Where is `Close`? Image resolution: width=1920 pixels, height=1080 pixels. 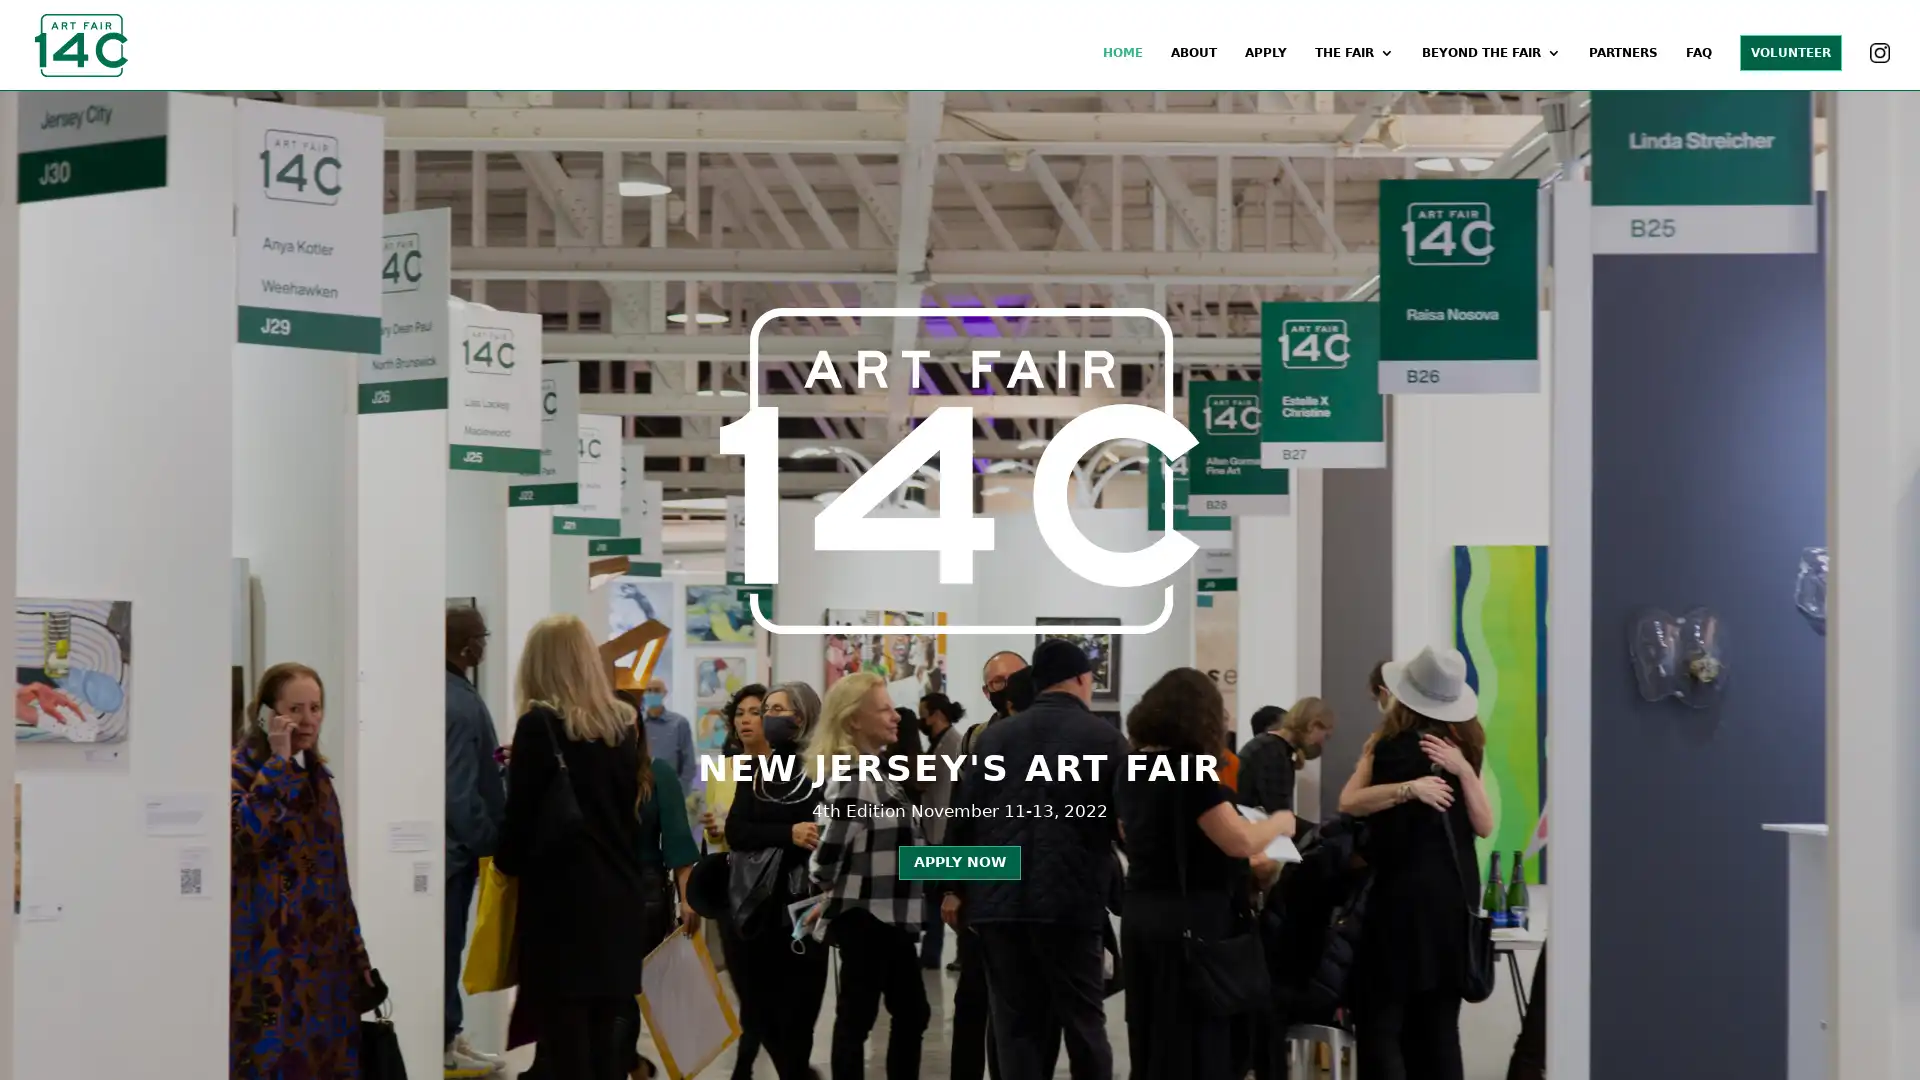 Close is located at coordinates (1251, 67).